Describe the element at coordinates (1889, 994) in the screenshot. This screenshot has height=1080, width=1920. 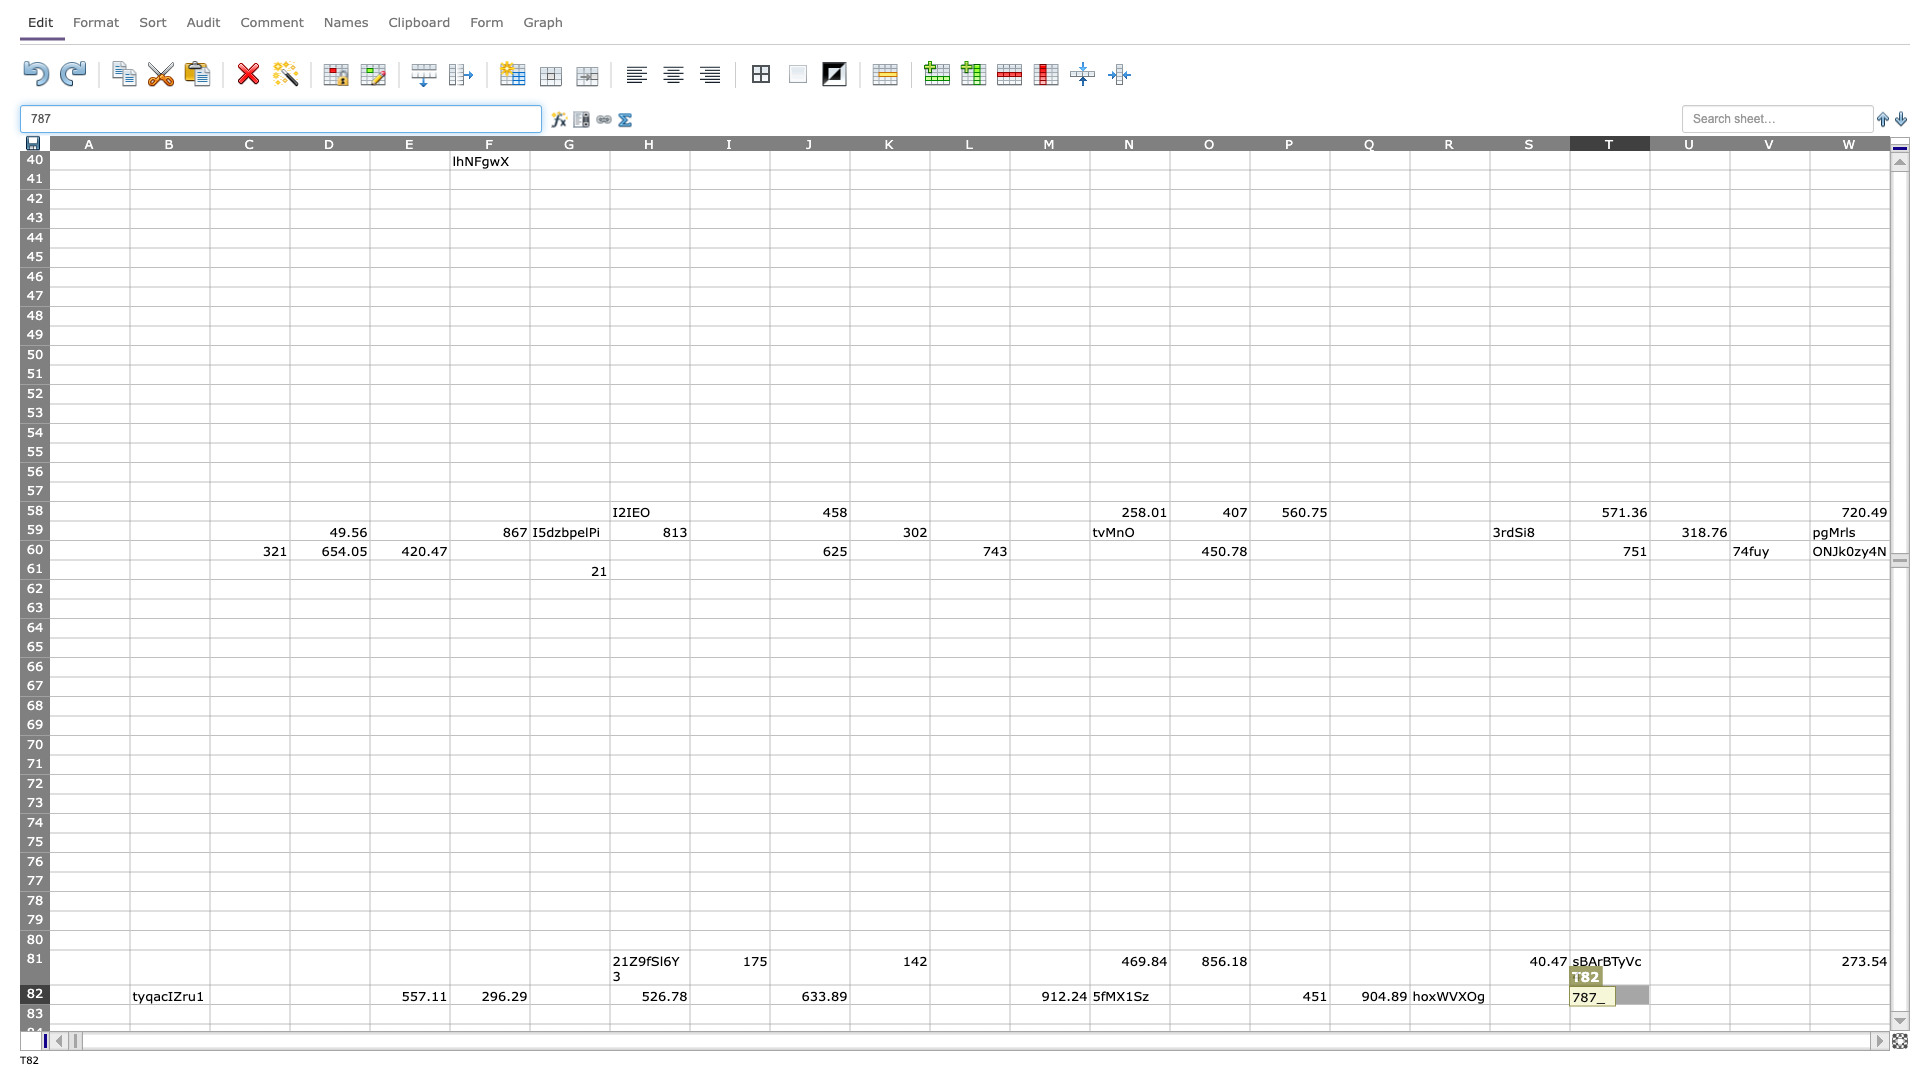
I see `Right margin of W82` at that location.